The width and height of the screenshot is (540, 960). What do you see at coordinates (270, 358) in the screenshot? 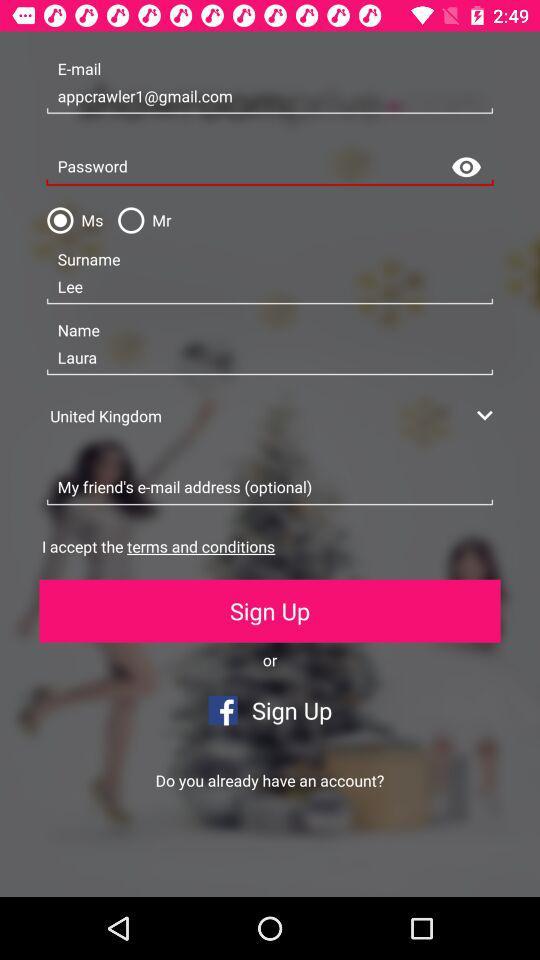
I see `laura item` at bounding box center [270, 358].